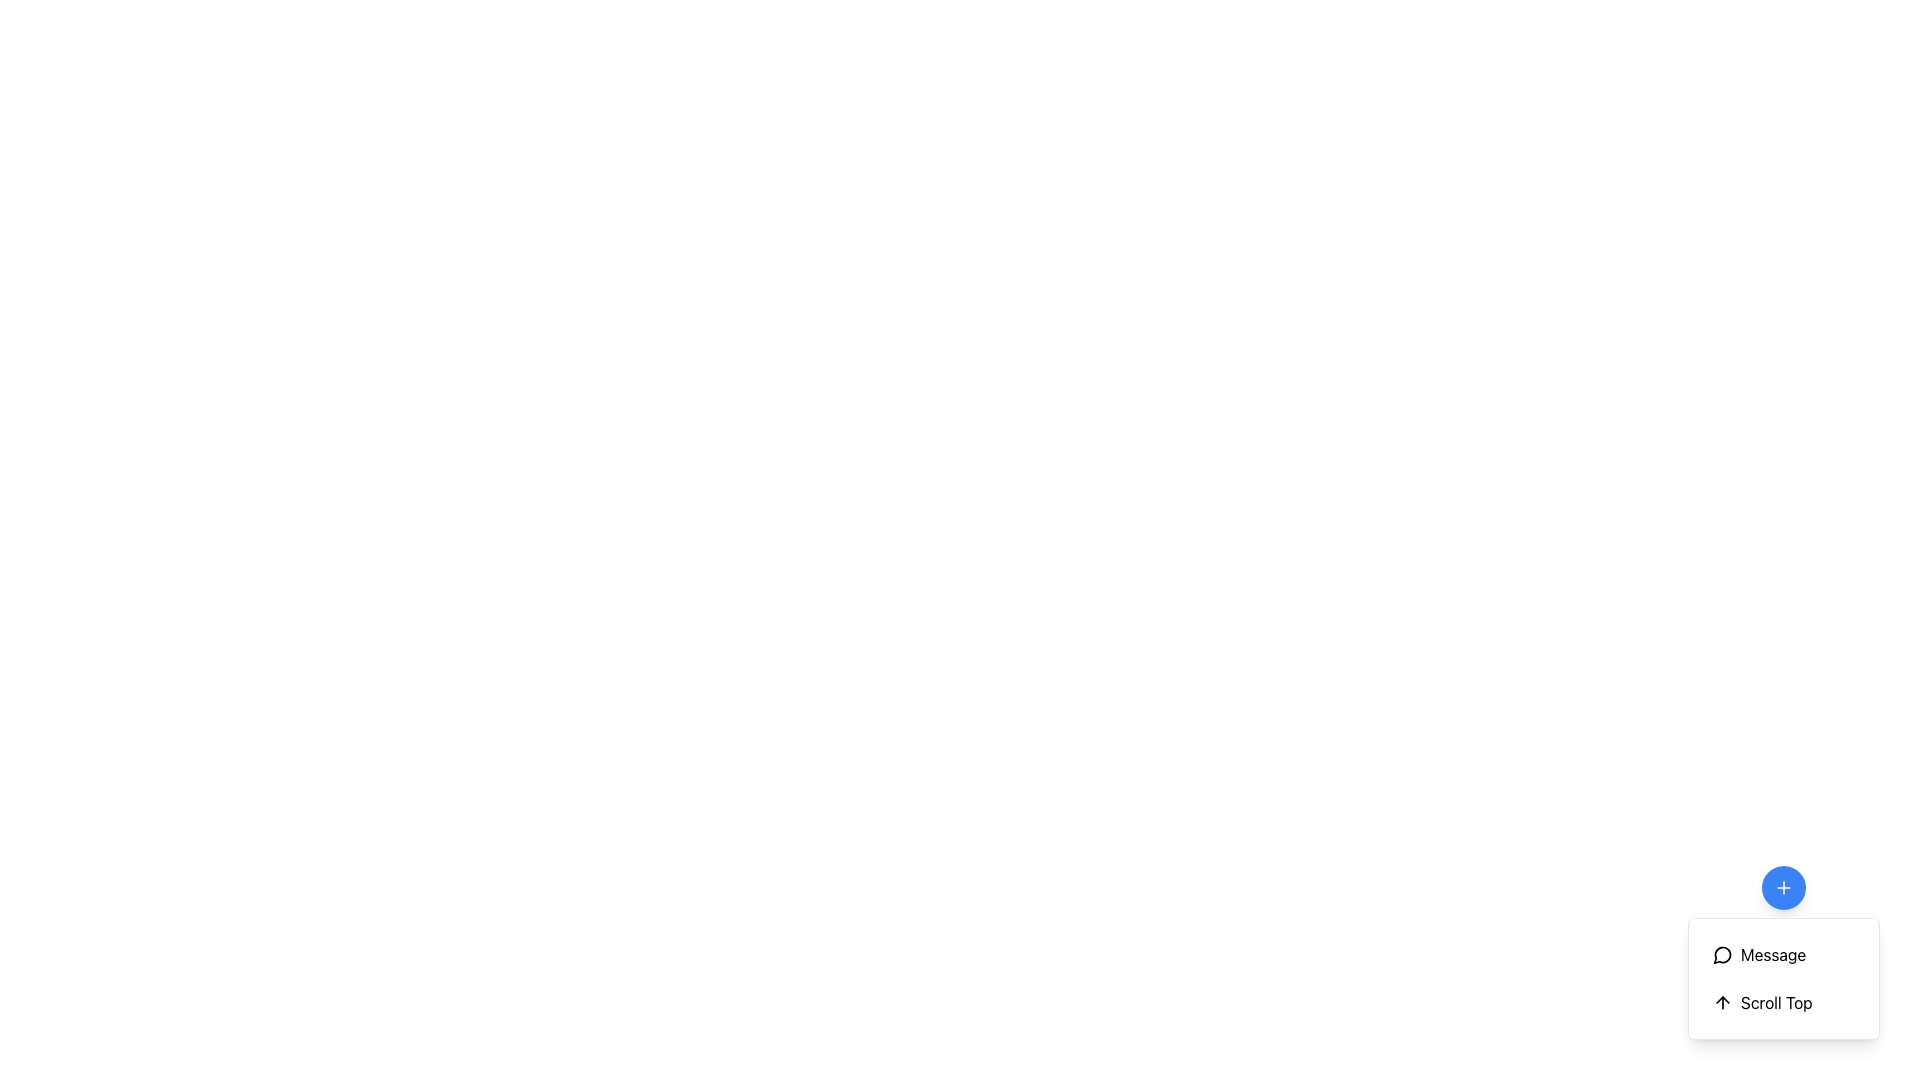 This screenshot has width=1920, height=1080. Describe the element at coordinates (1722, 954) in the screenshot. I see `the circular icon resembling a speech bubble located next to the text label 'Message'` at that location.